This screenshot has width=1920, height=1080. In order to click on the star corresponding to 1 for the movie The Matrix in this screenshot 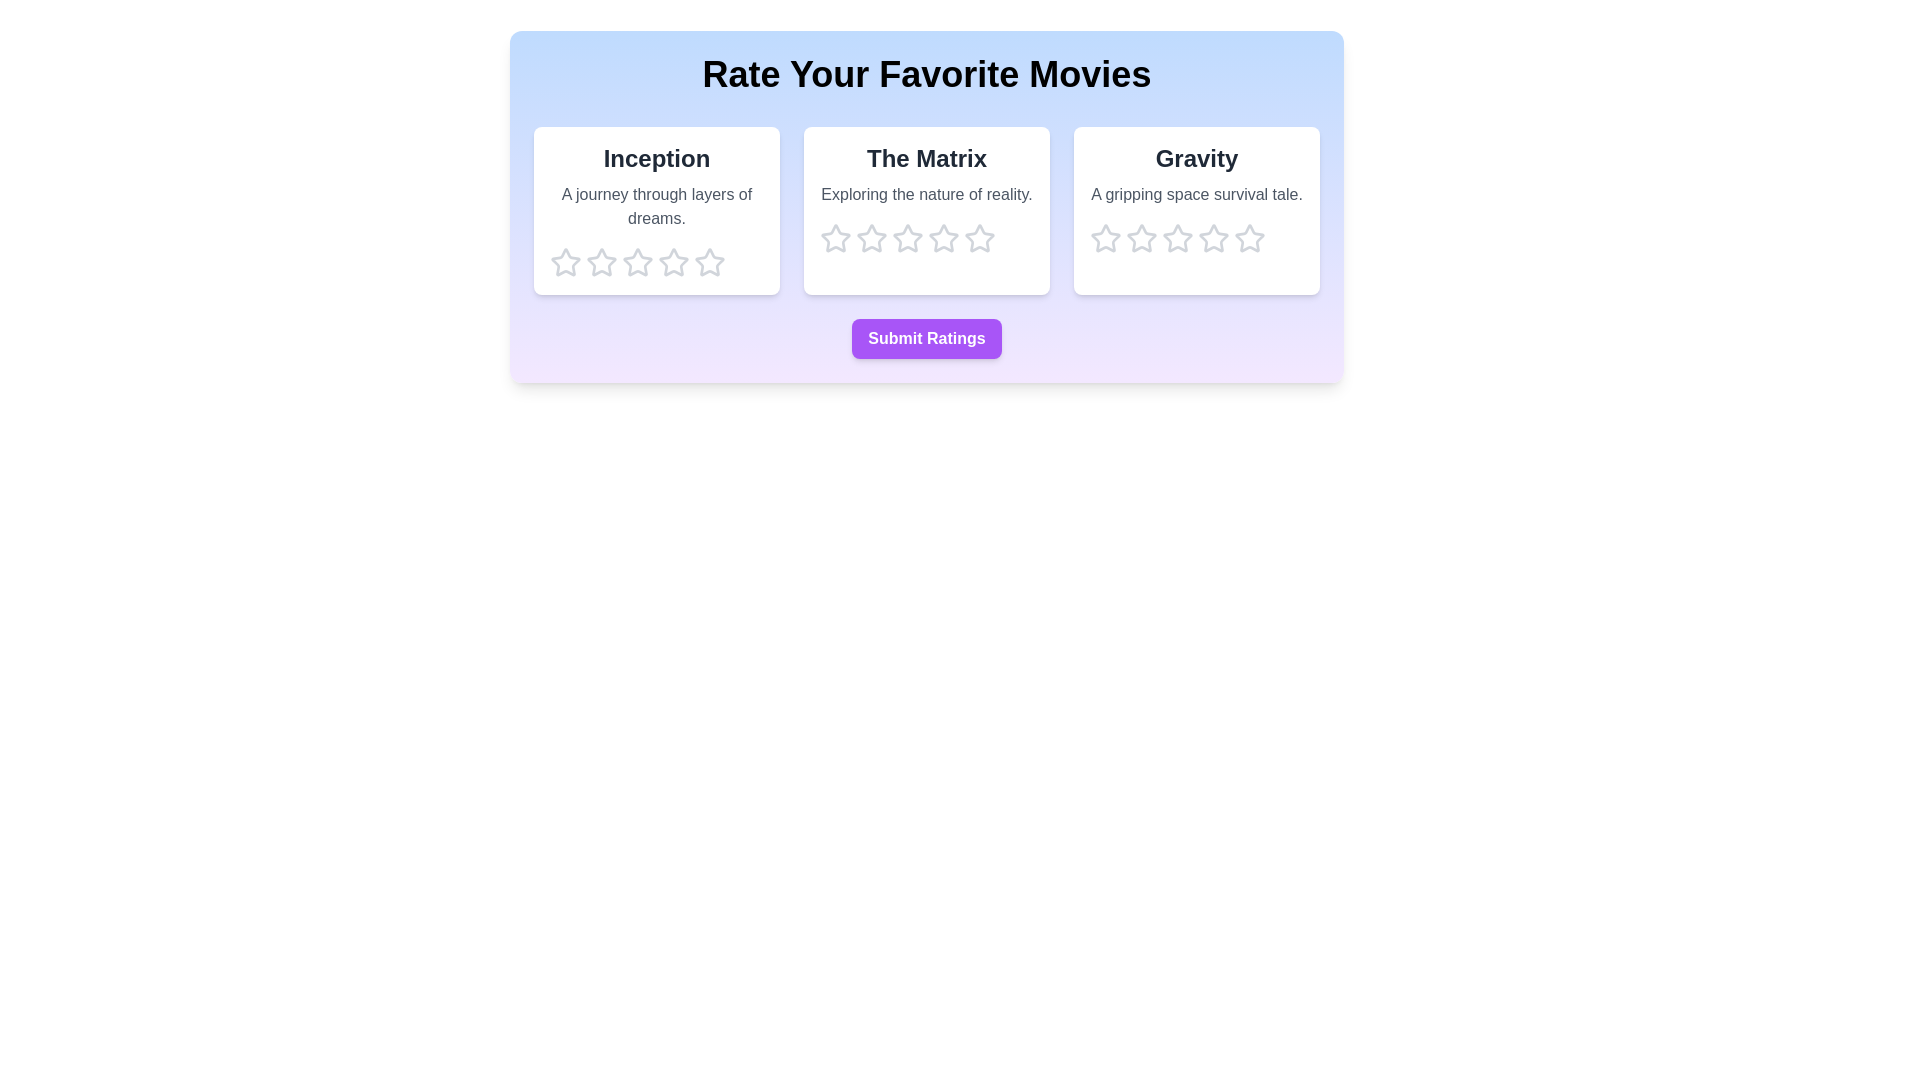, I will do `click(835, 238)`.